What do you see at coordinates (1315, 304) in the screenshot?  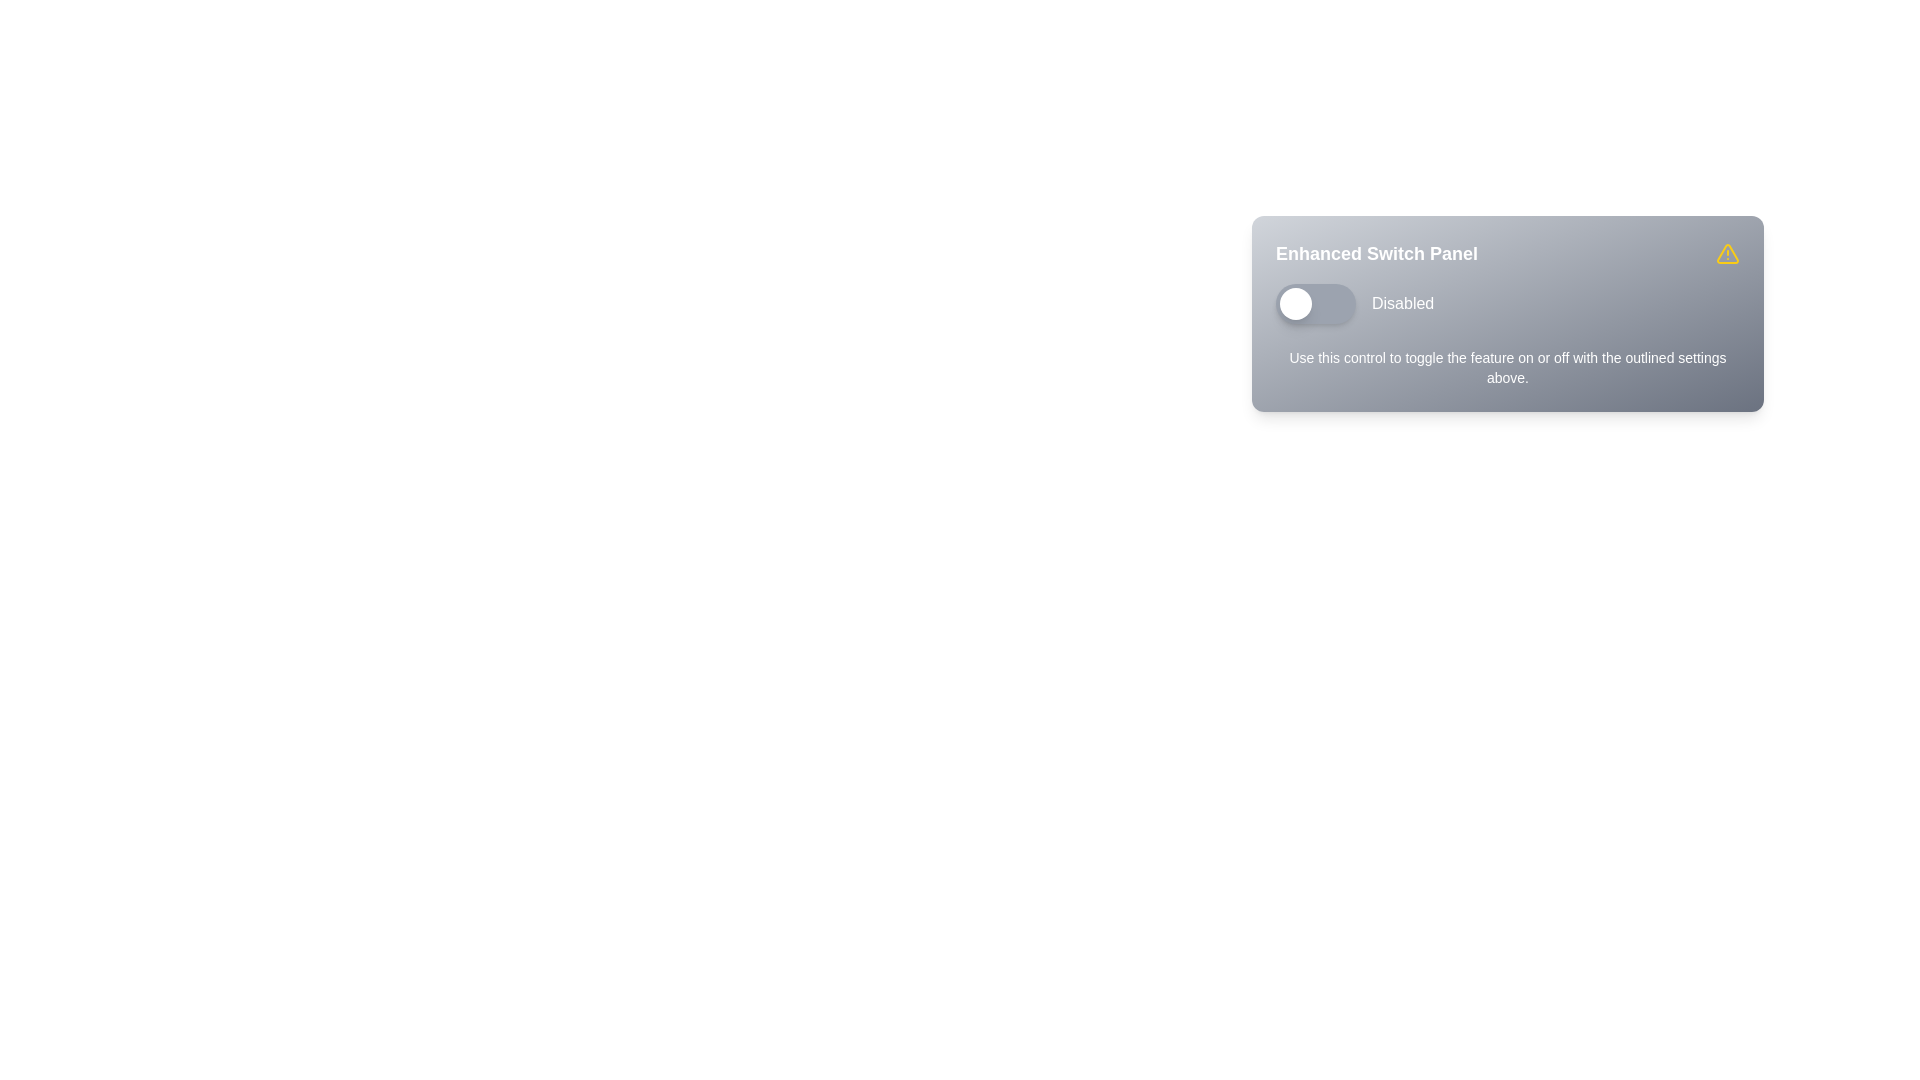 I see `the toggle switch located on the left side of the 'Enhanced Switch Panel'` at bounding box center [1315, 304].